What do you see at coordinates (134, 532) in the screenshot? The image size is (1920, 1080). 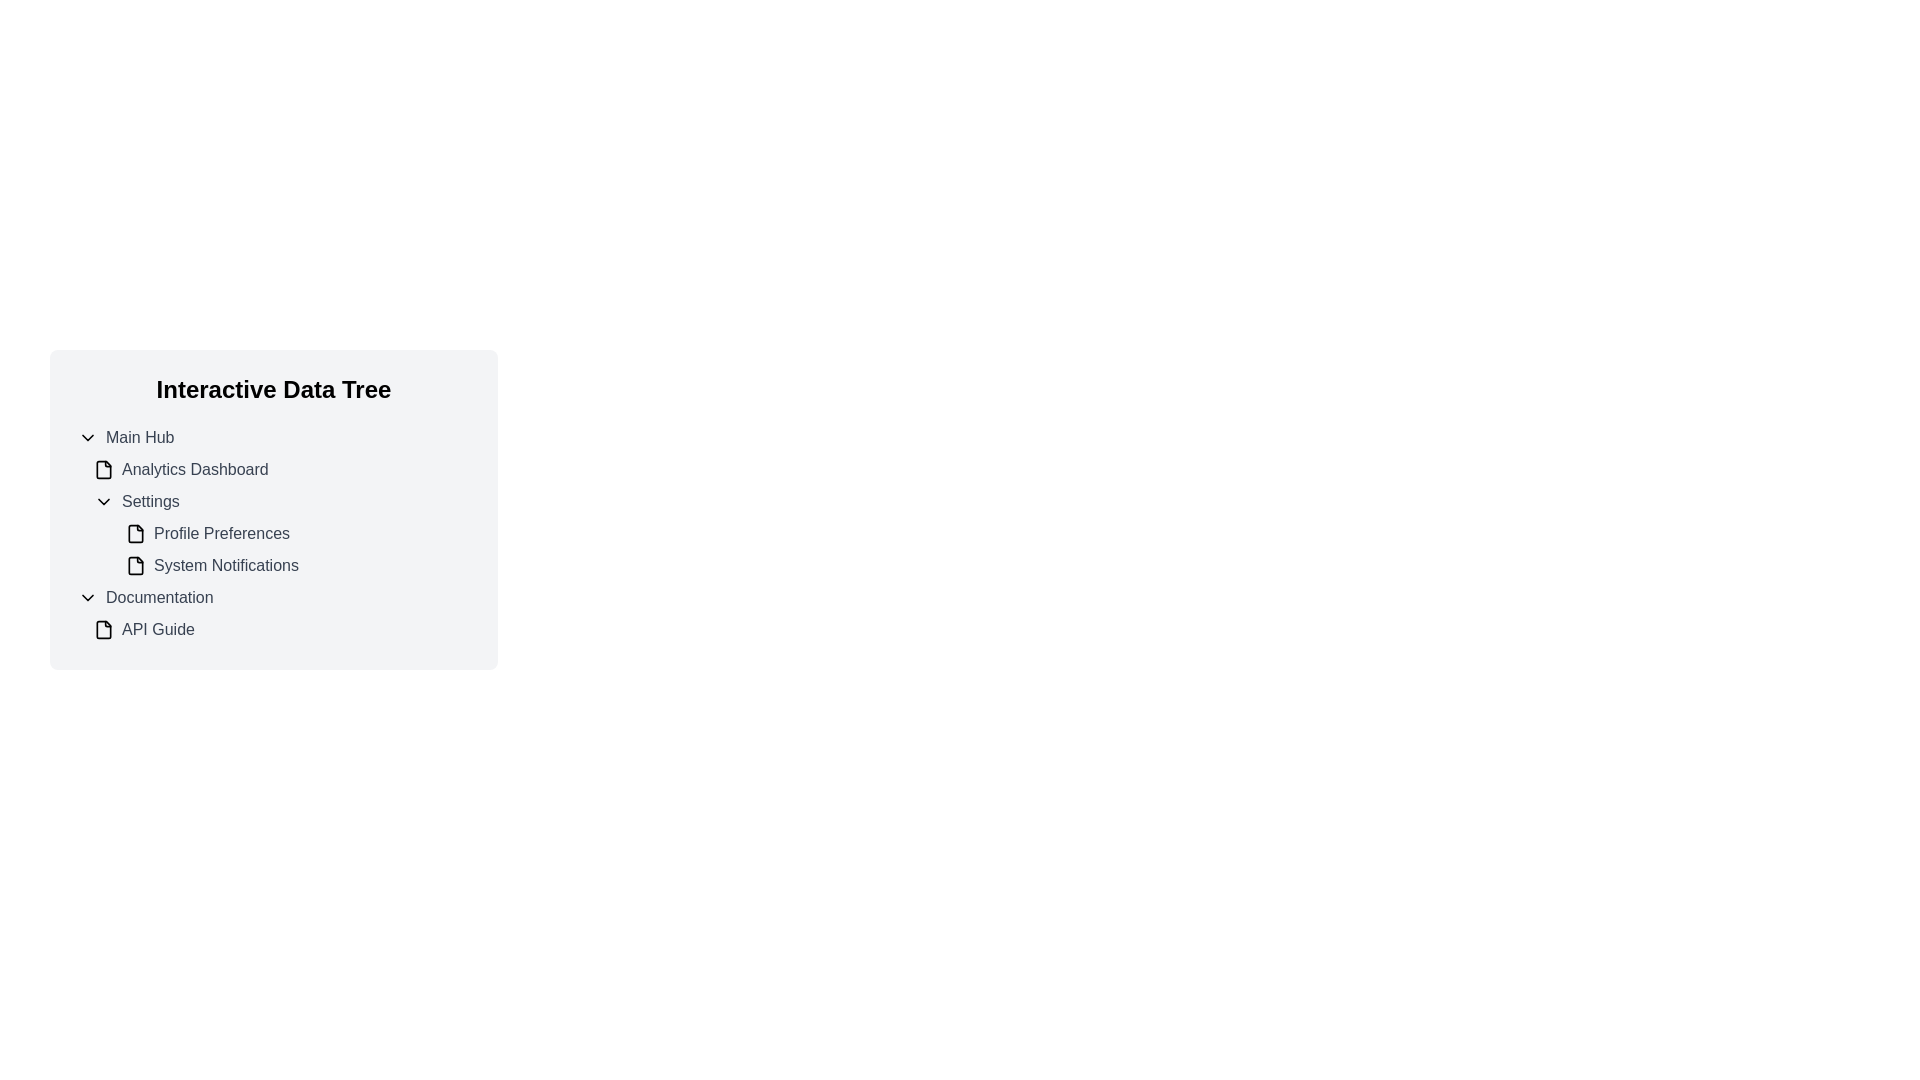 I see `the 'Profile Preferences' icon located to the left of the text within the 'Settings' section of the 'Interactive Data Tree' interface` at bounding box center [134, 532].